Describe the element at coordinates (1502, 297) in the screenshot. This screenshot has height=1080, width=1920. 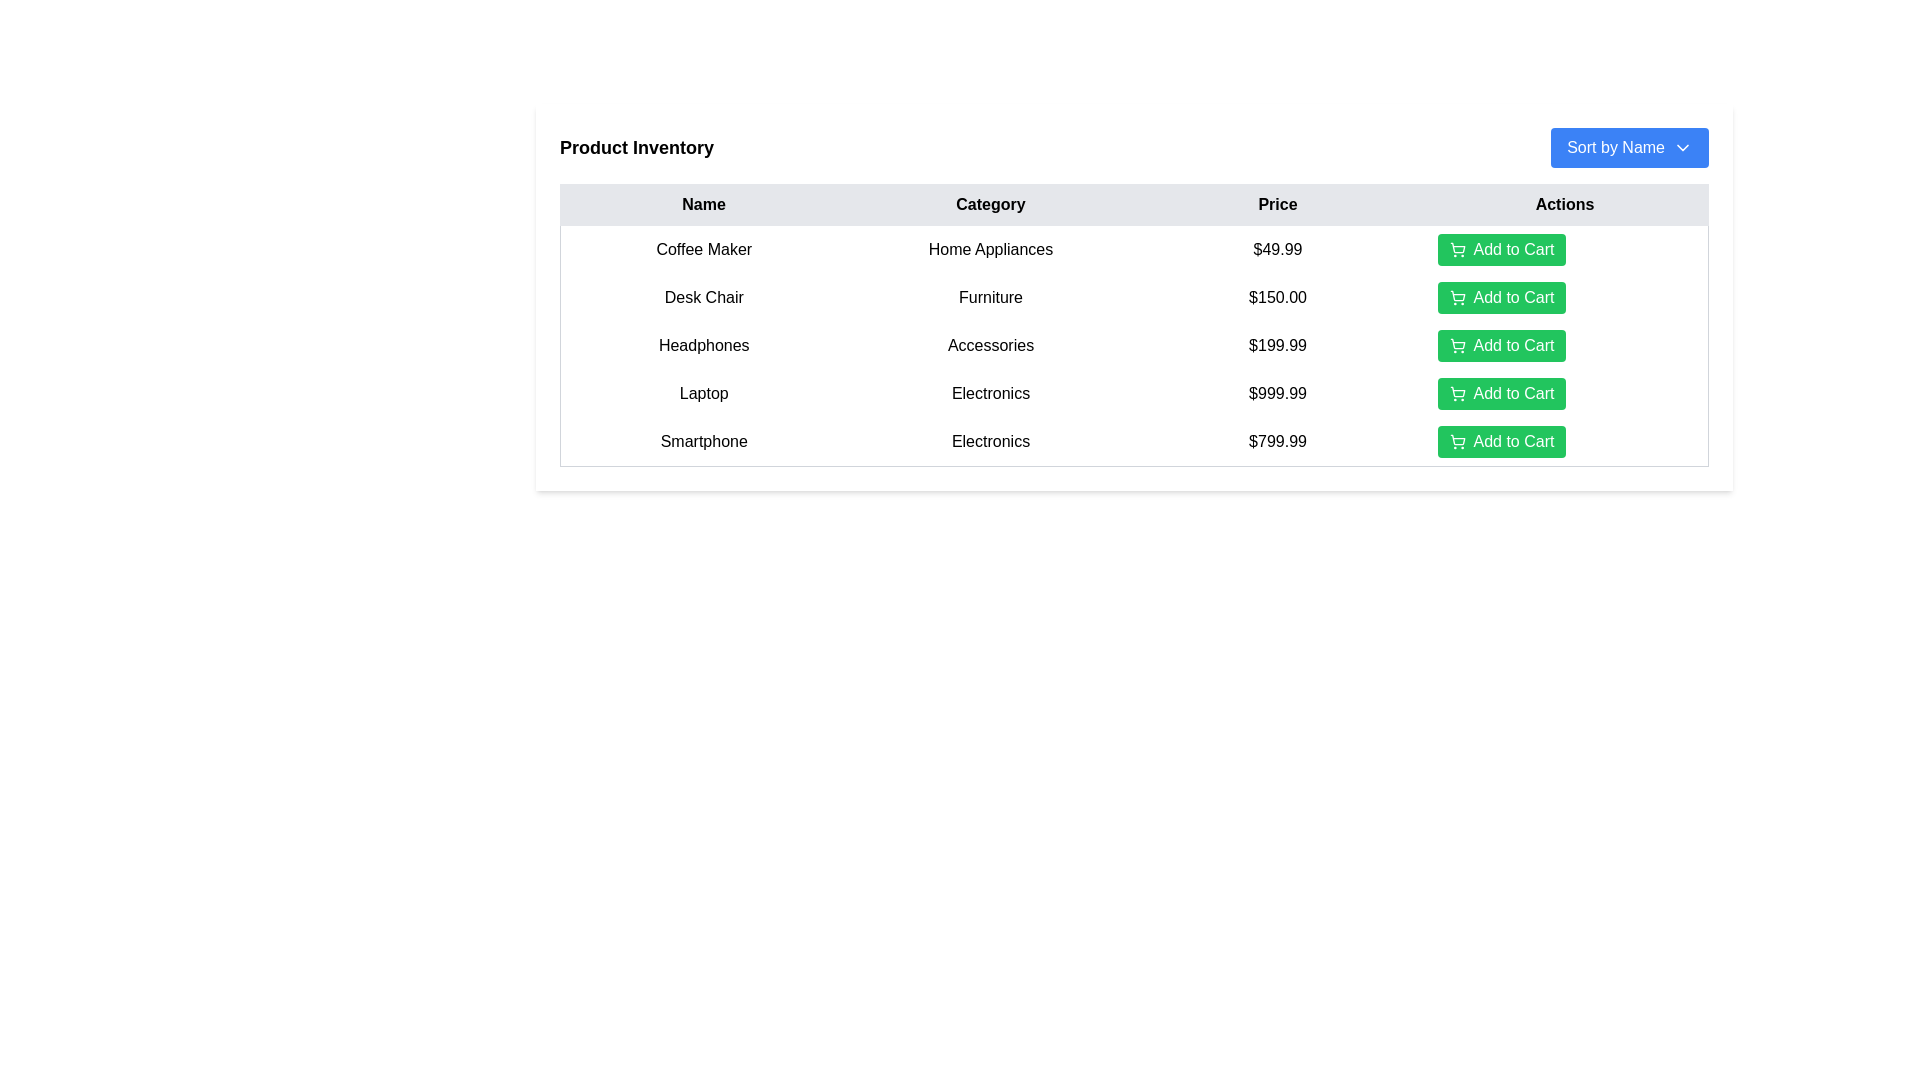
I see `the green 'Add to Cart' button with a shopping cart icon, which is the second button under the 'Actions' column for the item priced at $150.00` at that location.